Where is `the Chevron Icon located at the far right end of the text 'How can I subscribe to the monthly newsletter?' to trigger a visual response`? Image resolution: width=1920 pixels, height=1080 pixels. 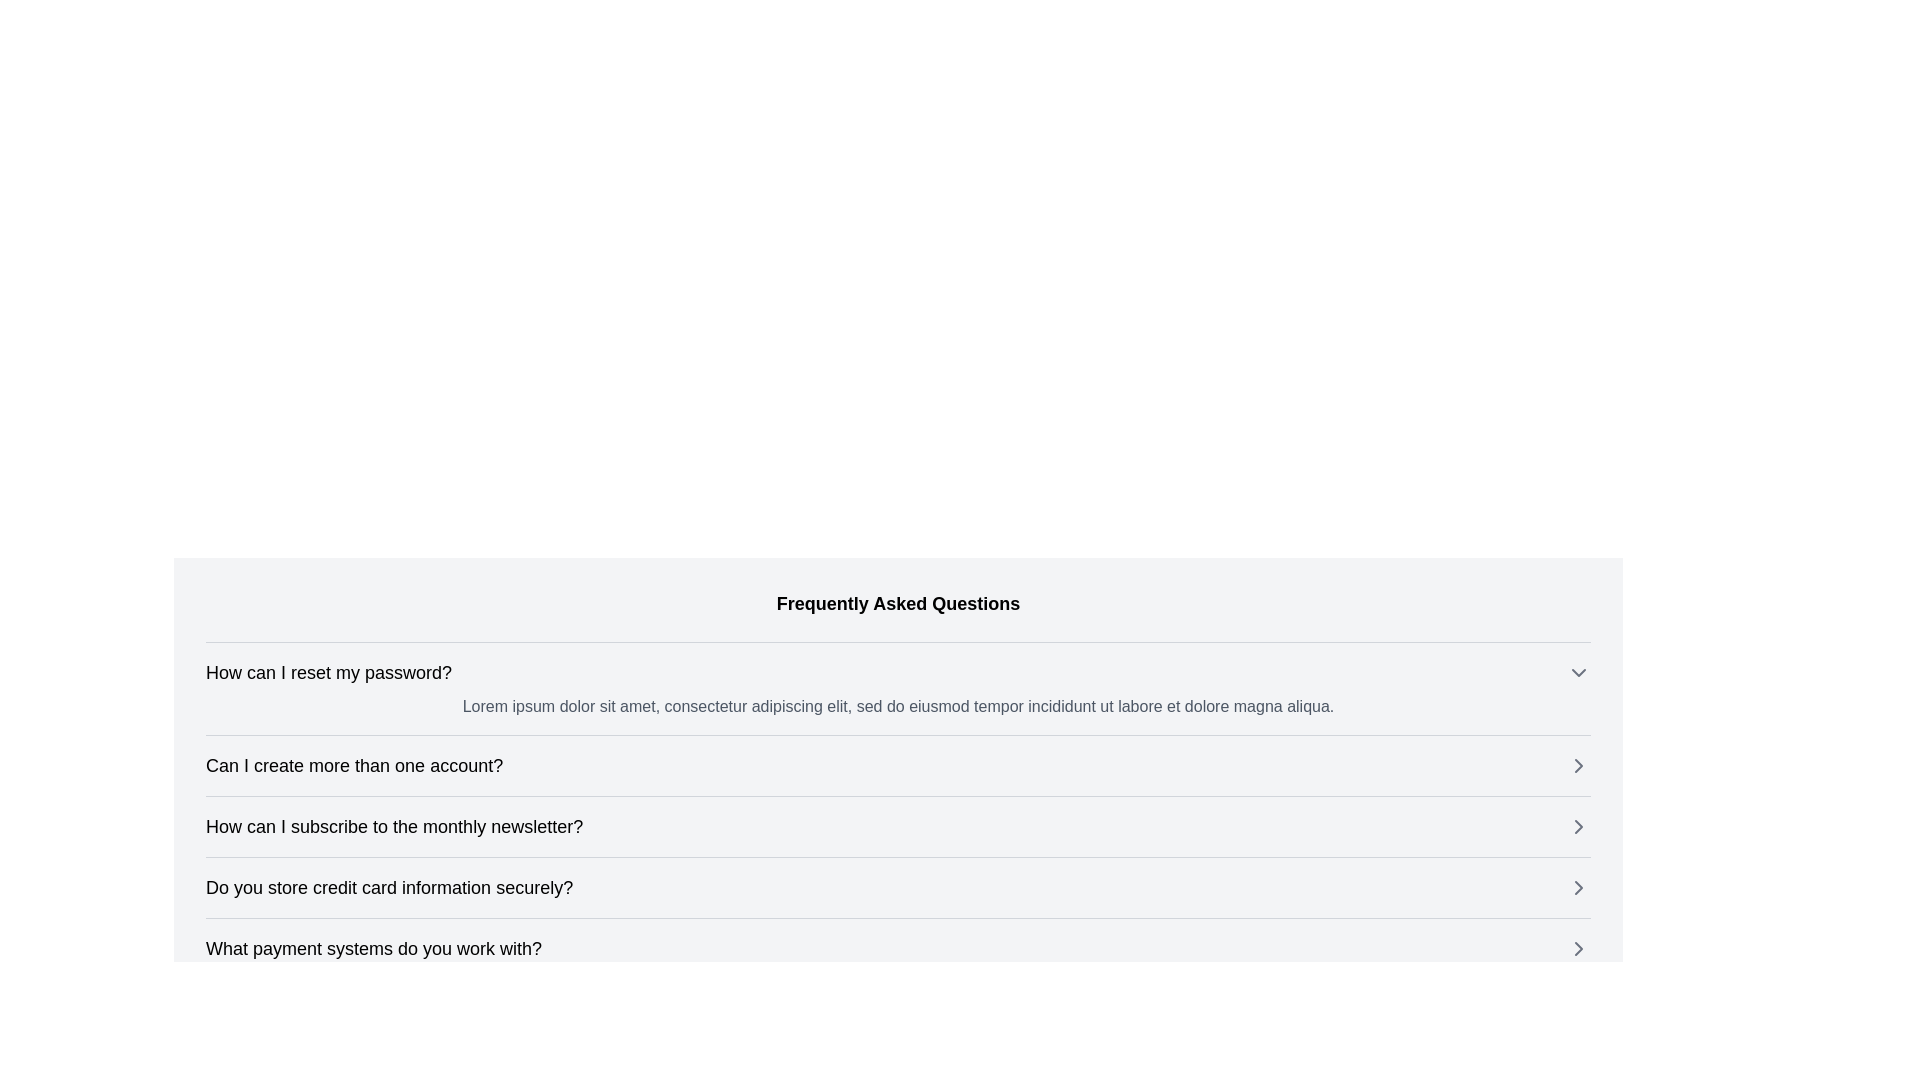
the Chevron Icon located at the far right end of the text 'How can I subscribe to the monthly newsletter?' to trigger a visual response is located at coordinates (1578, 826).